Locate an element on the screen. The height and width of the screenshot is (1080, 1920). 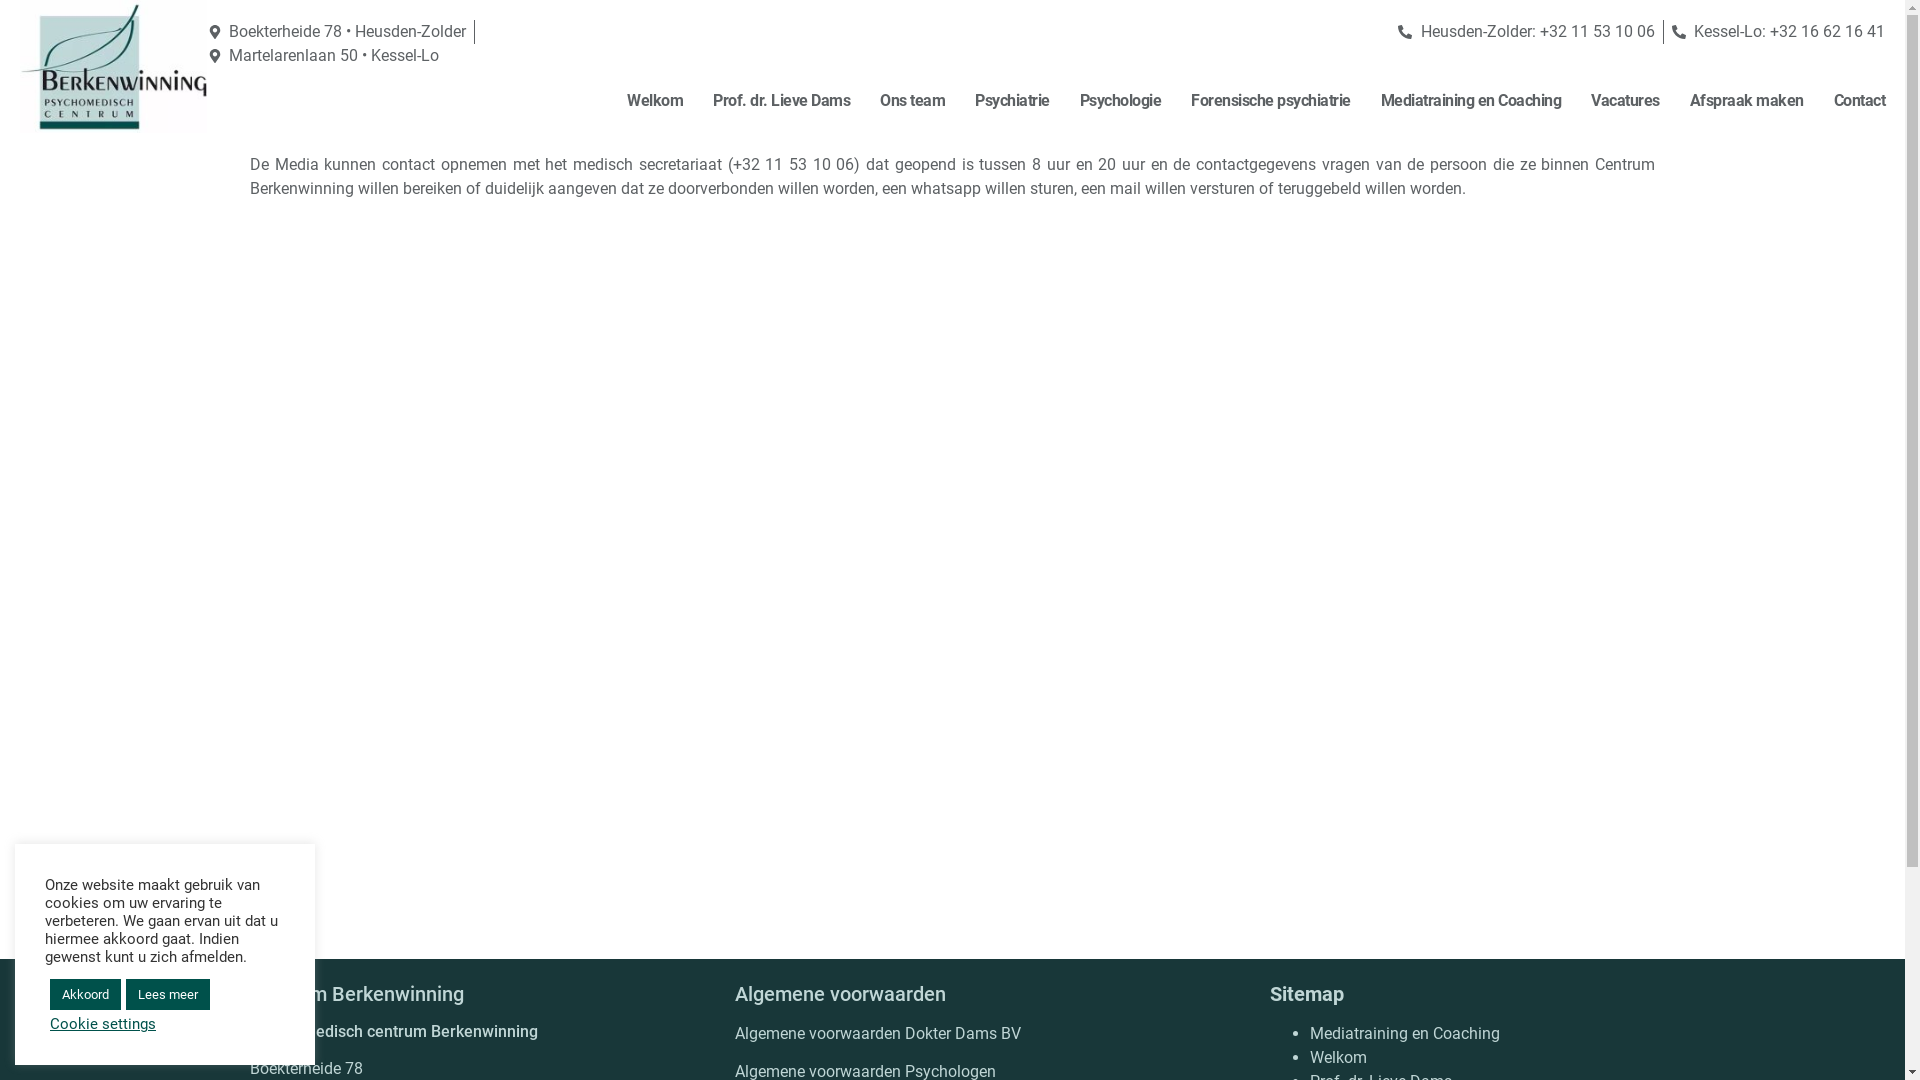
'Forensische psychiatrie' is located at coordinates (1270, 100).